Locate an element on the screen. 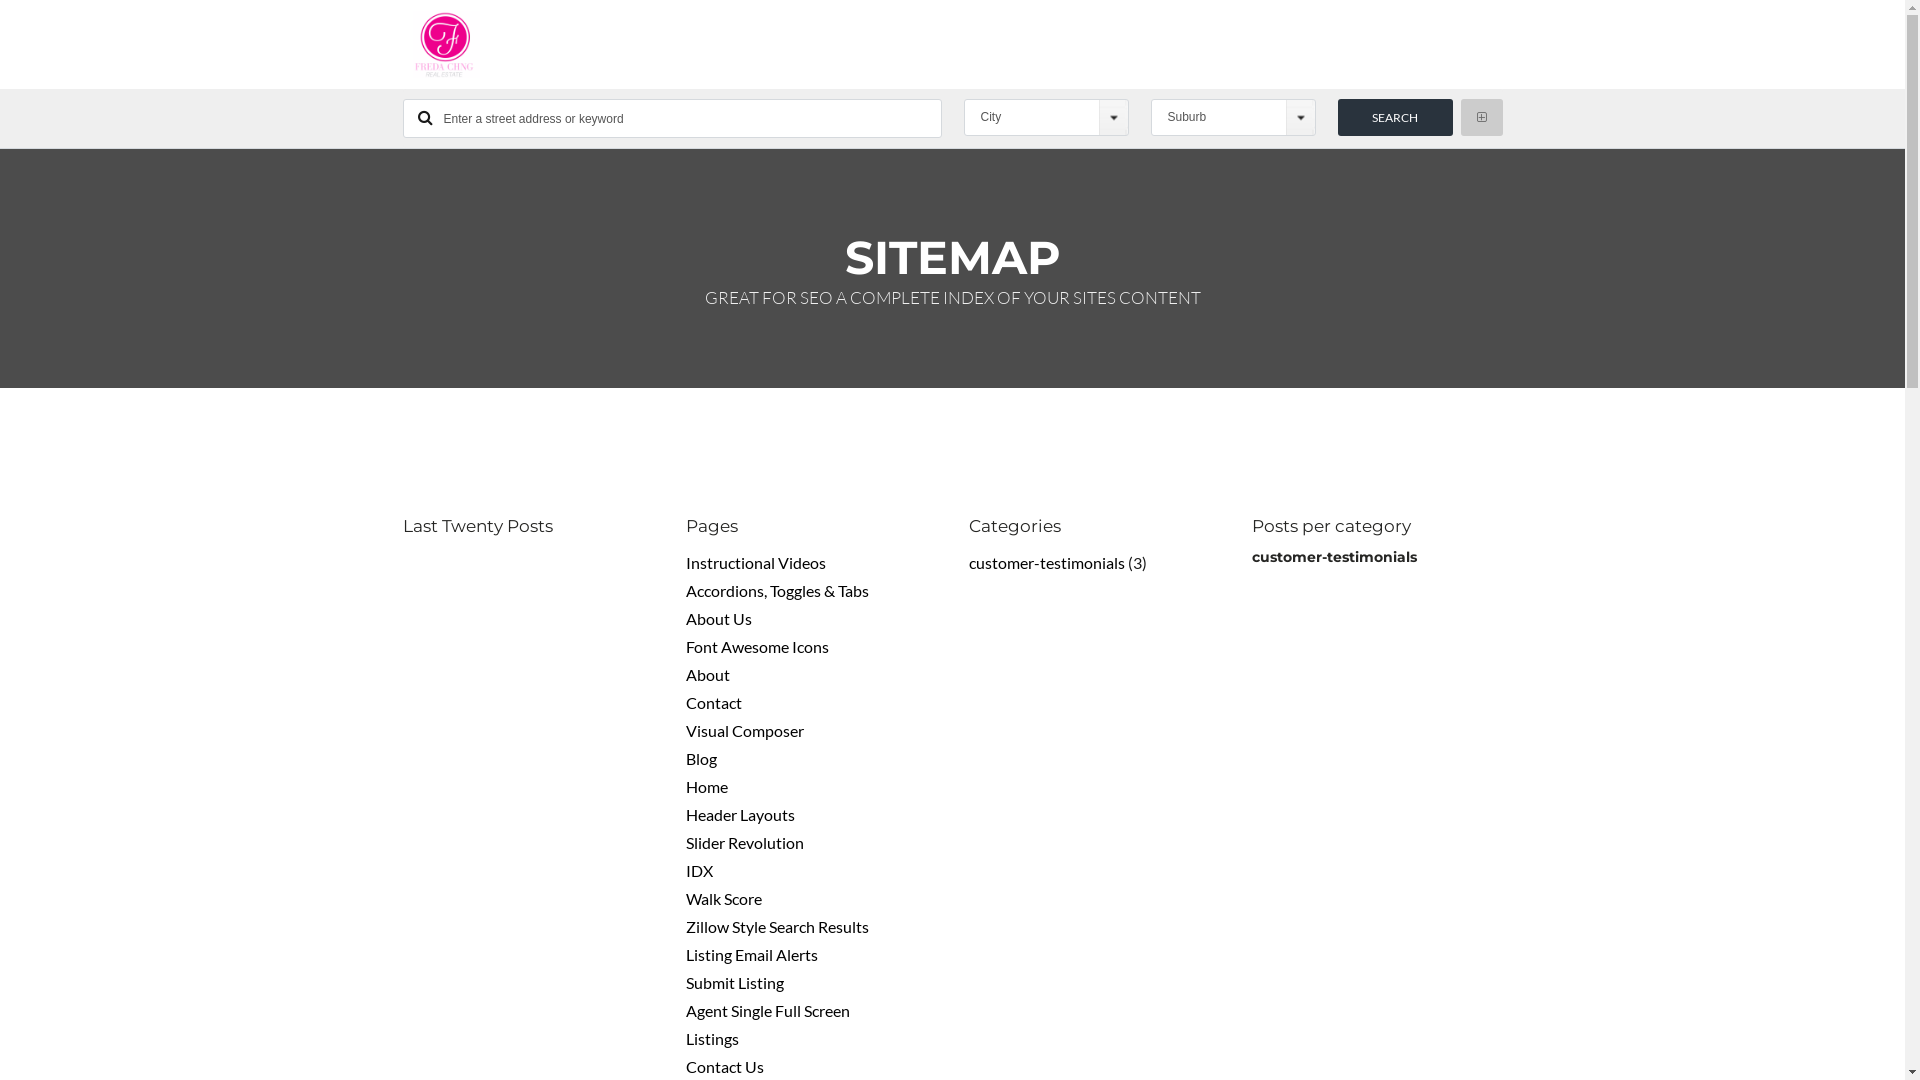 The image size is (1920, 1080). 'About' is located at coordinates (708, 674).